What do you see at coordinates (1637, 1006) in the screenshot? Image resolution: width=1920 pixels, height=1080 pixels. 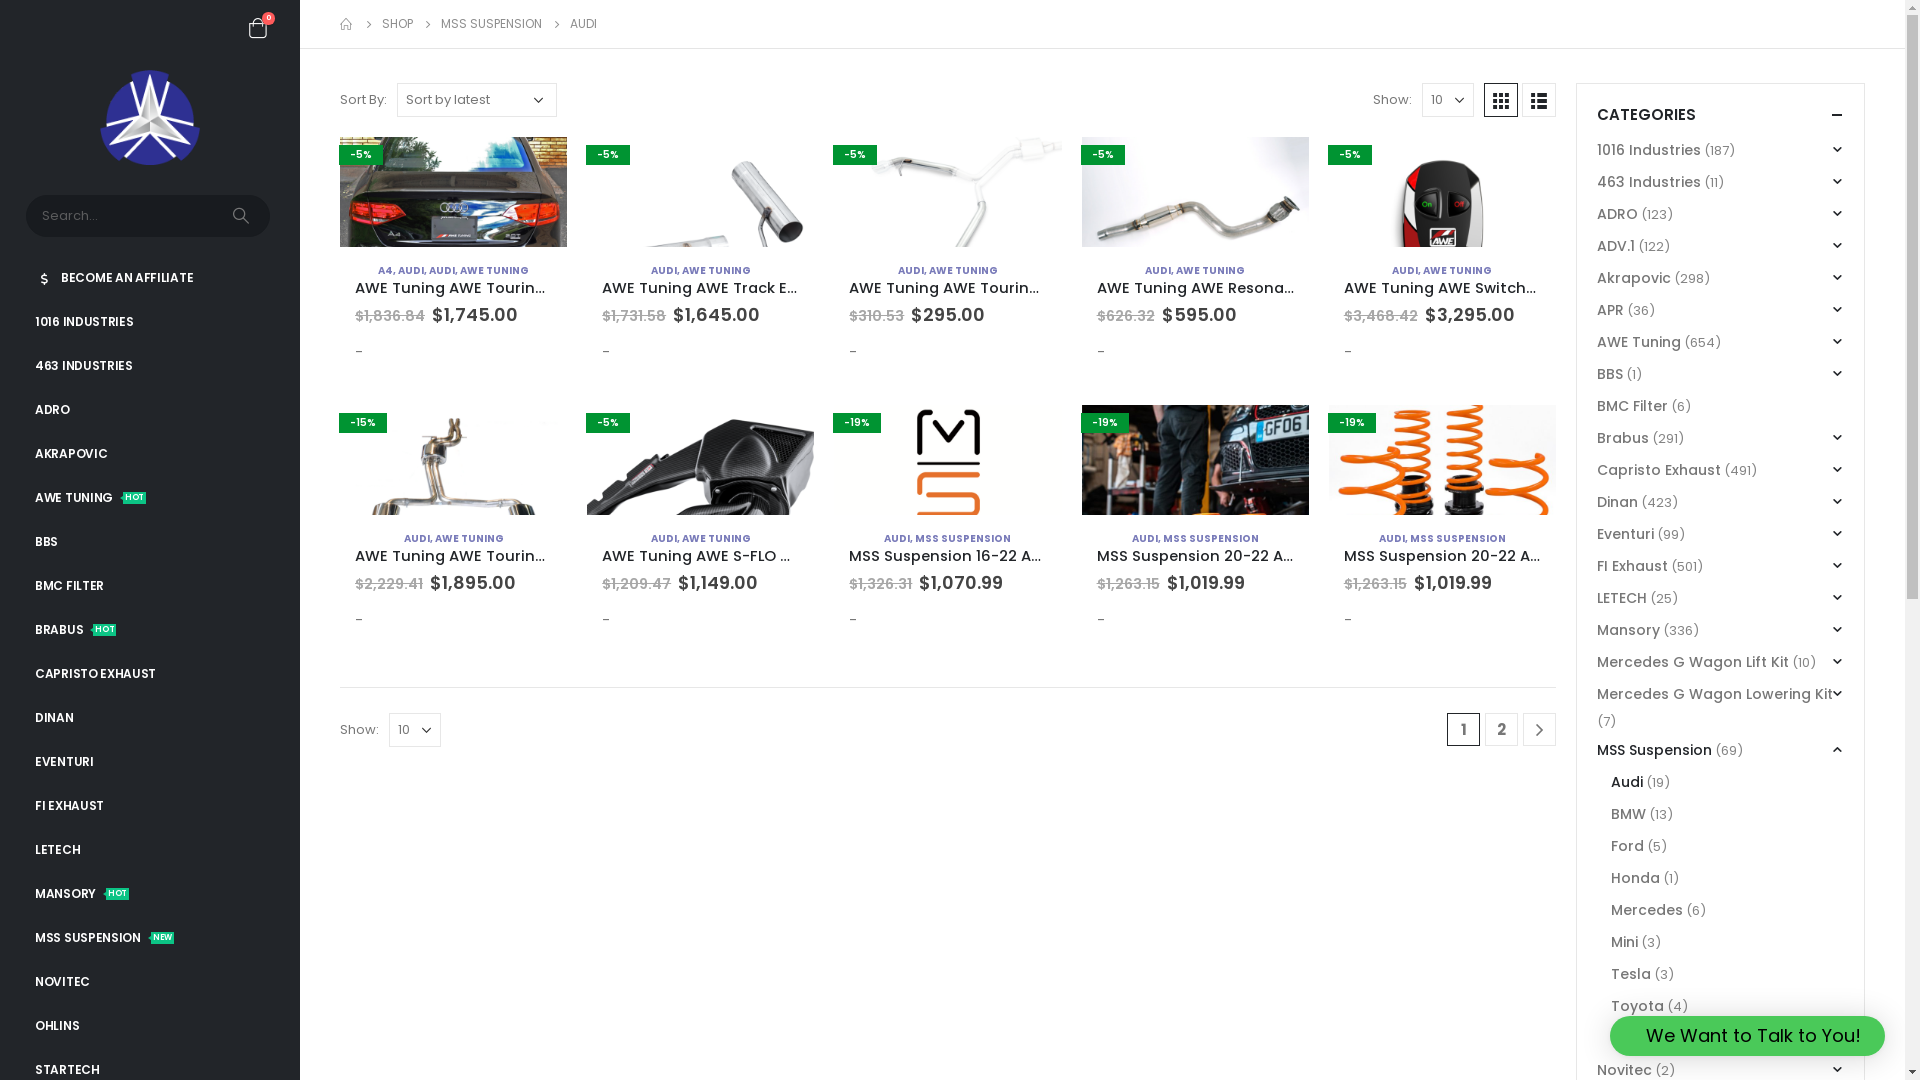 I see `'Toyota'` at bounding box center [1637, 1006].